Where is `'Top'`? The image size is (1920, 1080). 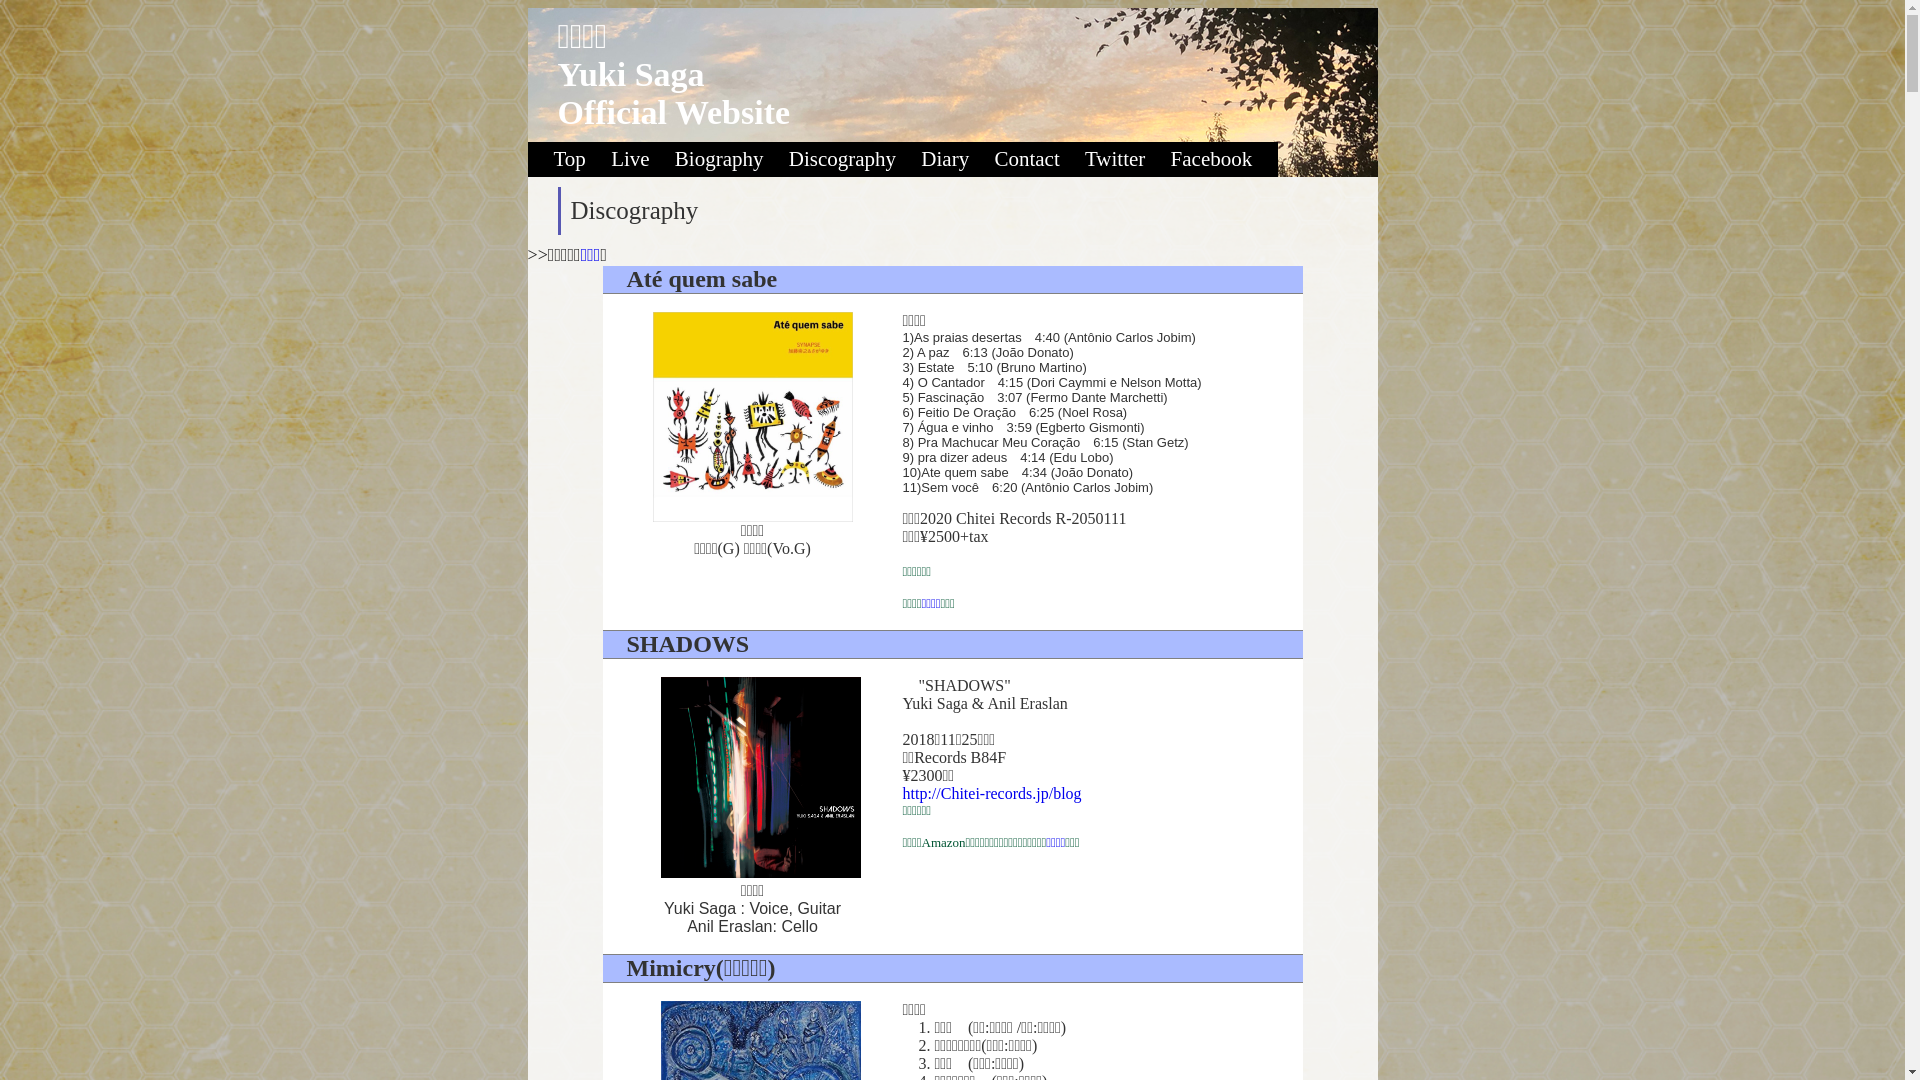 'Top' is located at coordinates (568, 157).